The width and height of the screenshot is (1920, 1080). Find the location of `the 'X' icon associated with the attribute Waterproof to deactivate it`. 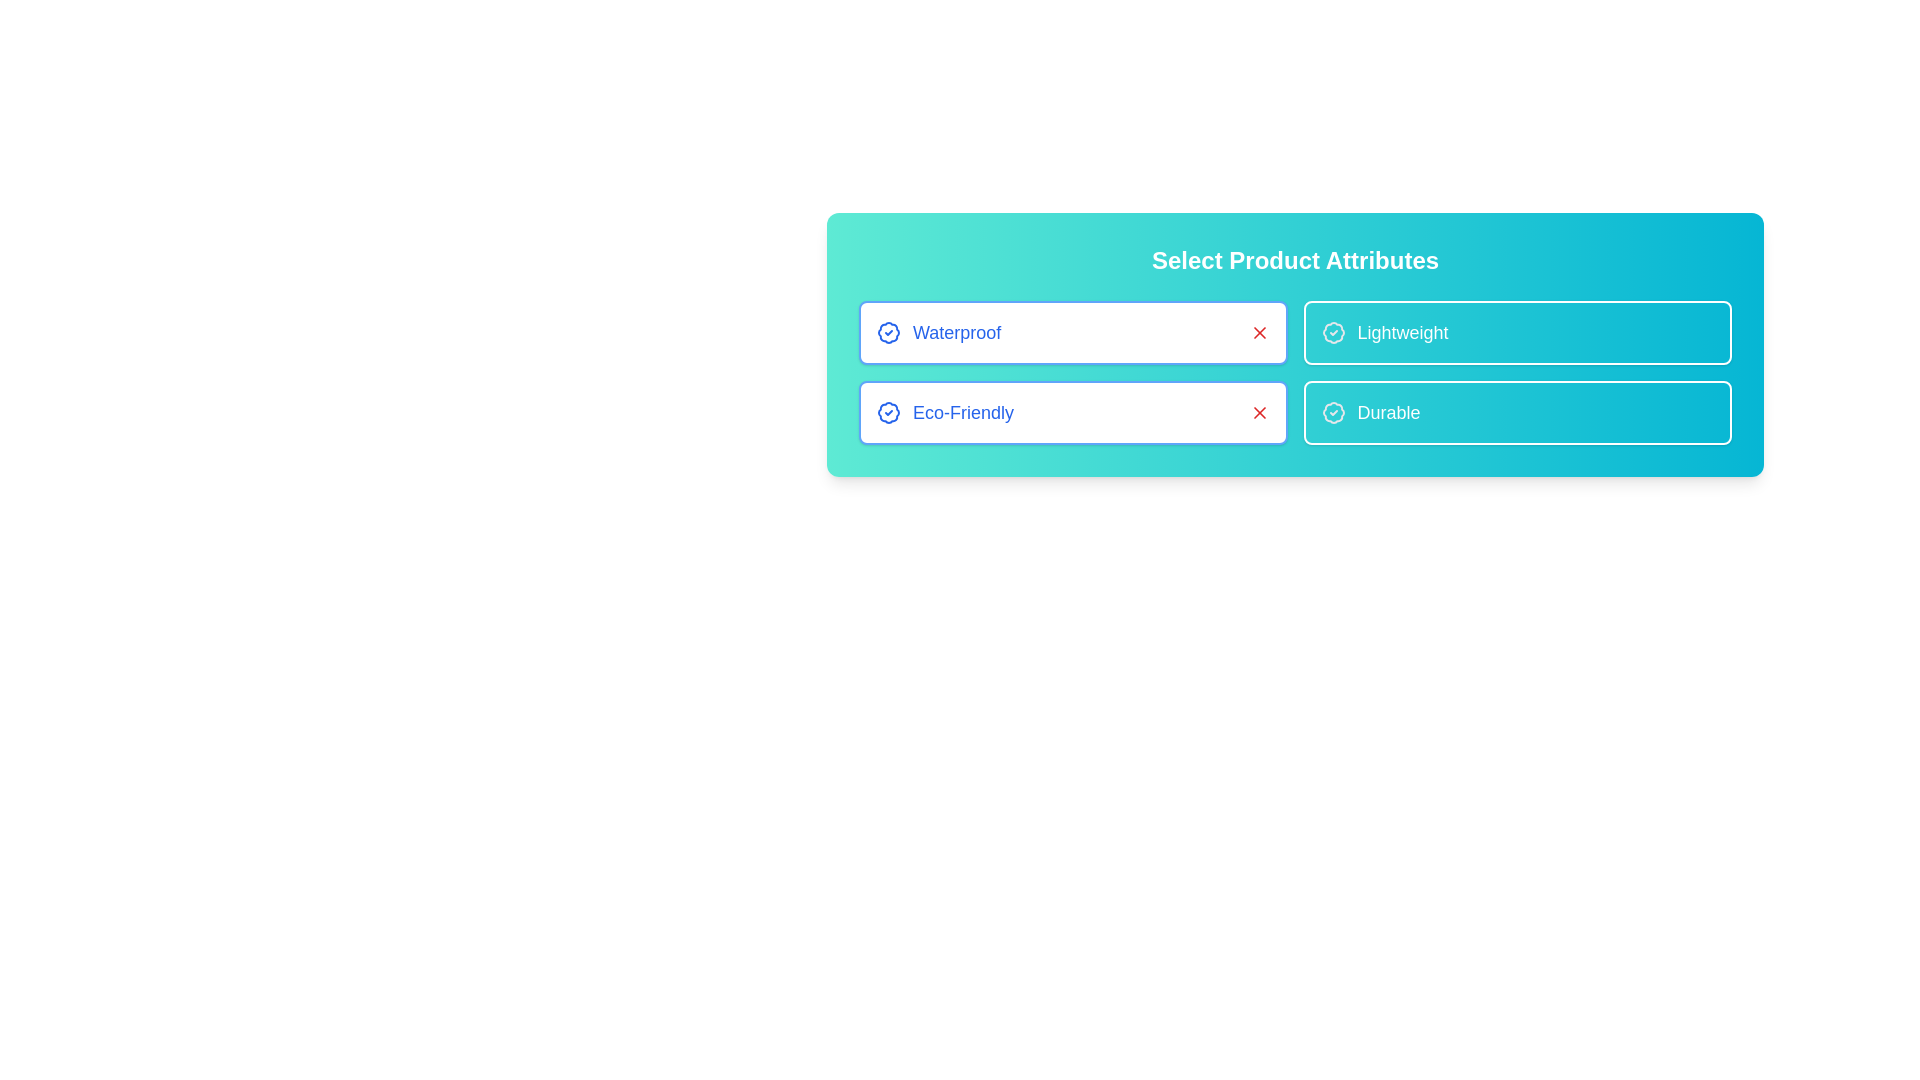

the 'X' icon associated with the attribute Waterproof to deactivate it is located at coordinates (1258, 331).